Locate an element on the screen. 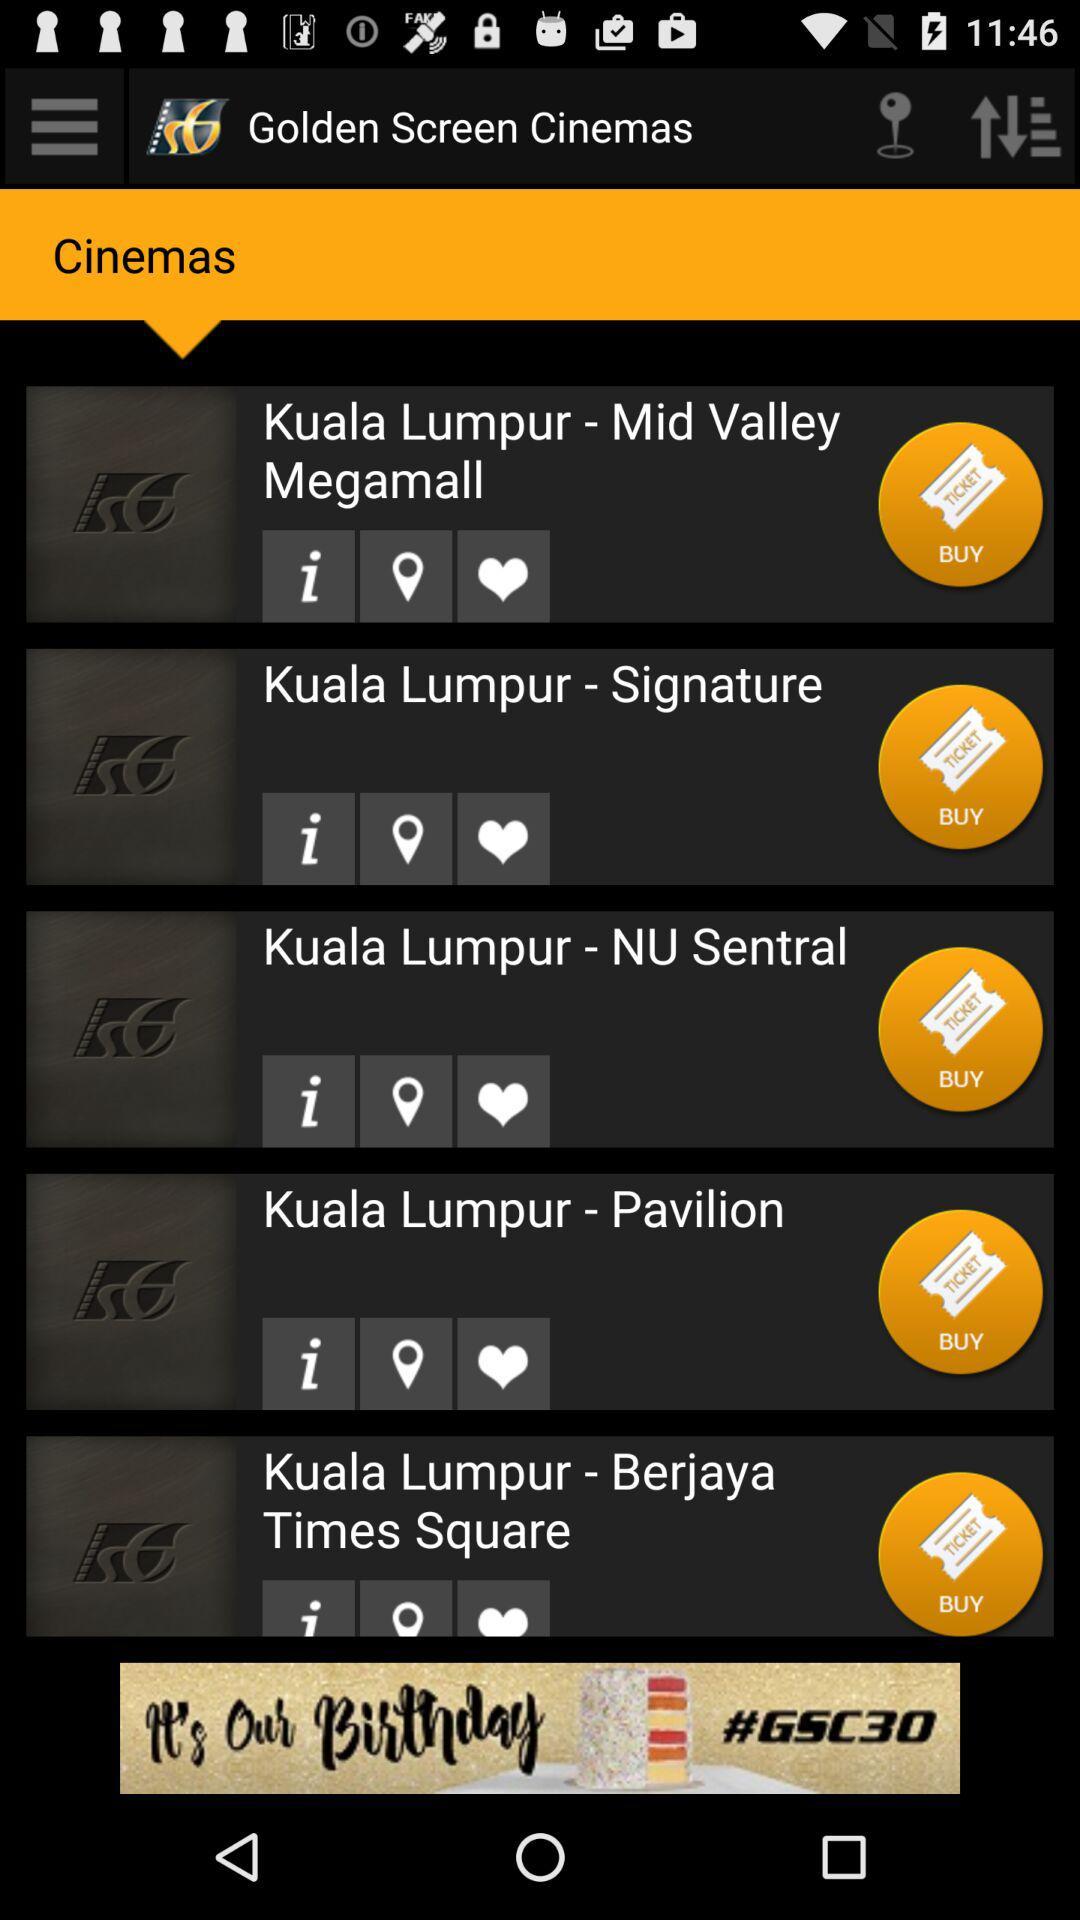 The image size is (1080, 1920). likes is located at coordinates (502, 1362).